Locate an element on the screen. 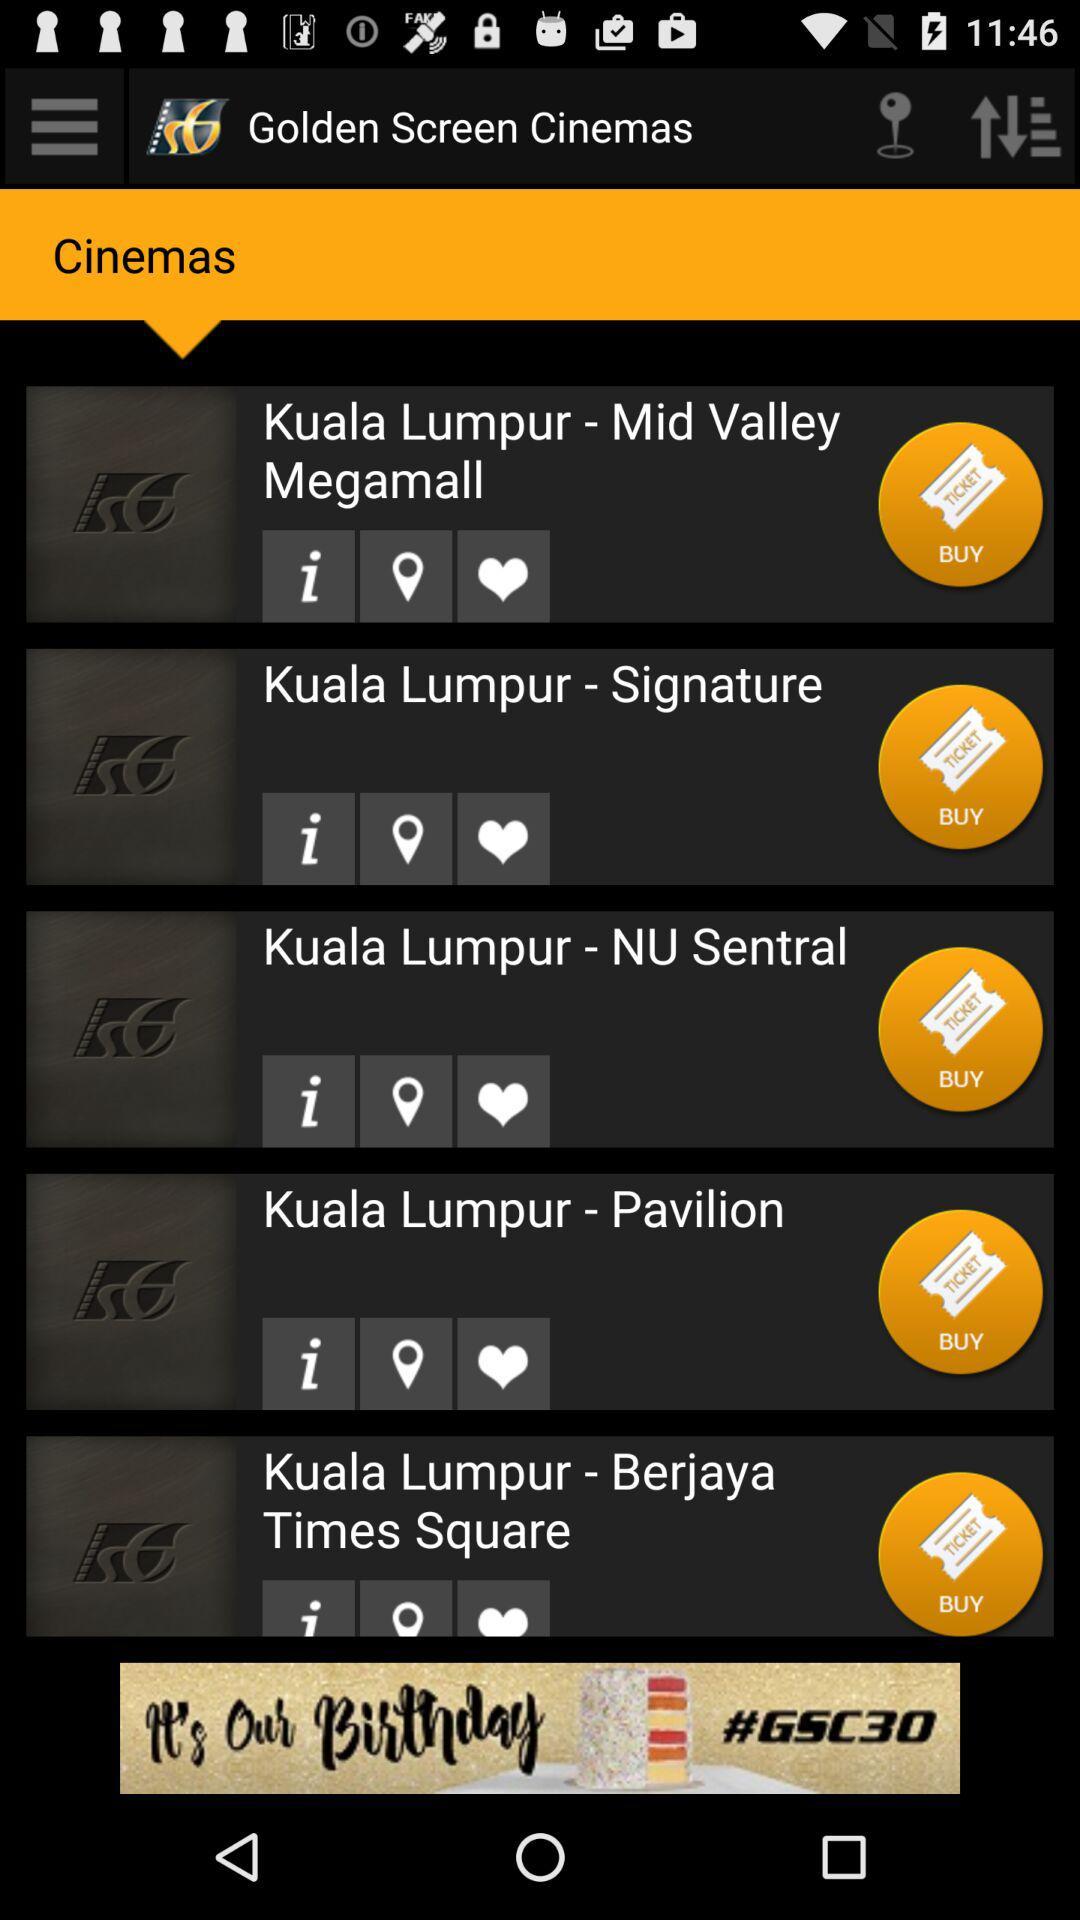 The image size is (1080, 1920). likes is located at coordinates (502, 1362).